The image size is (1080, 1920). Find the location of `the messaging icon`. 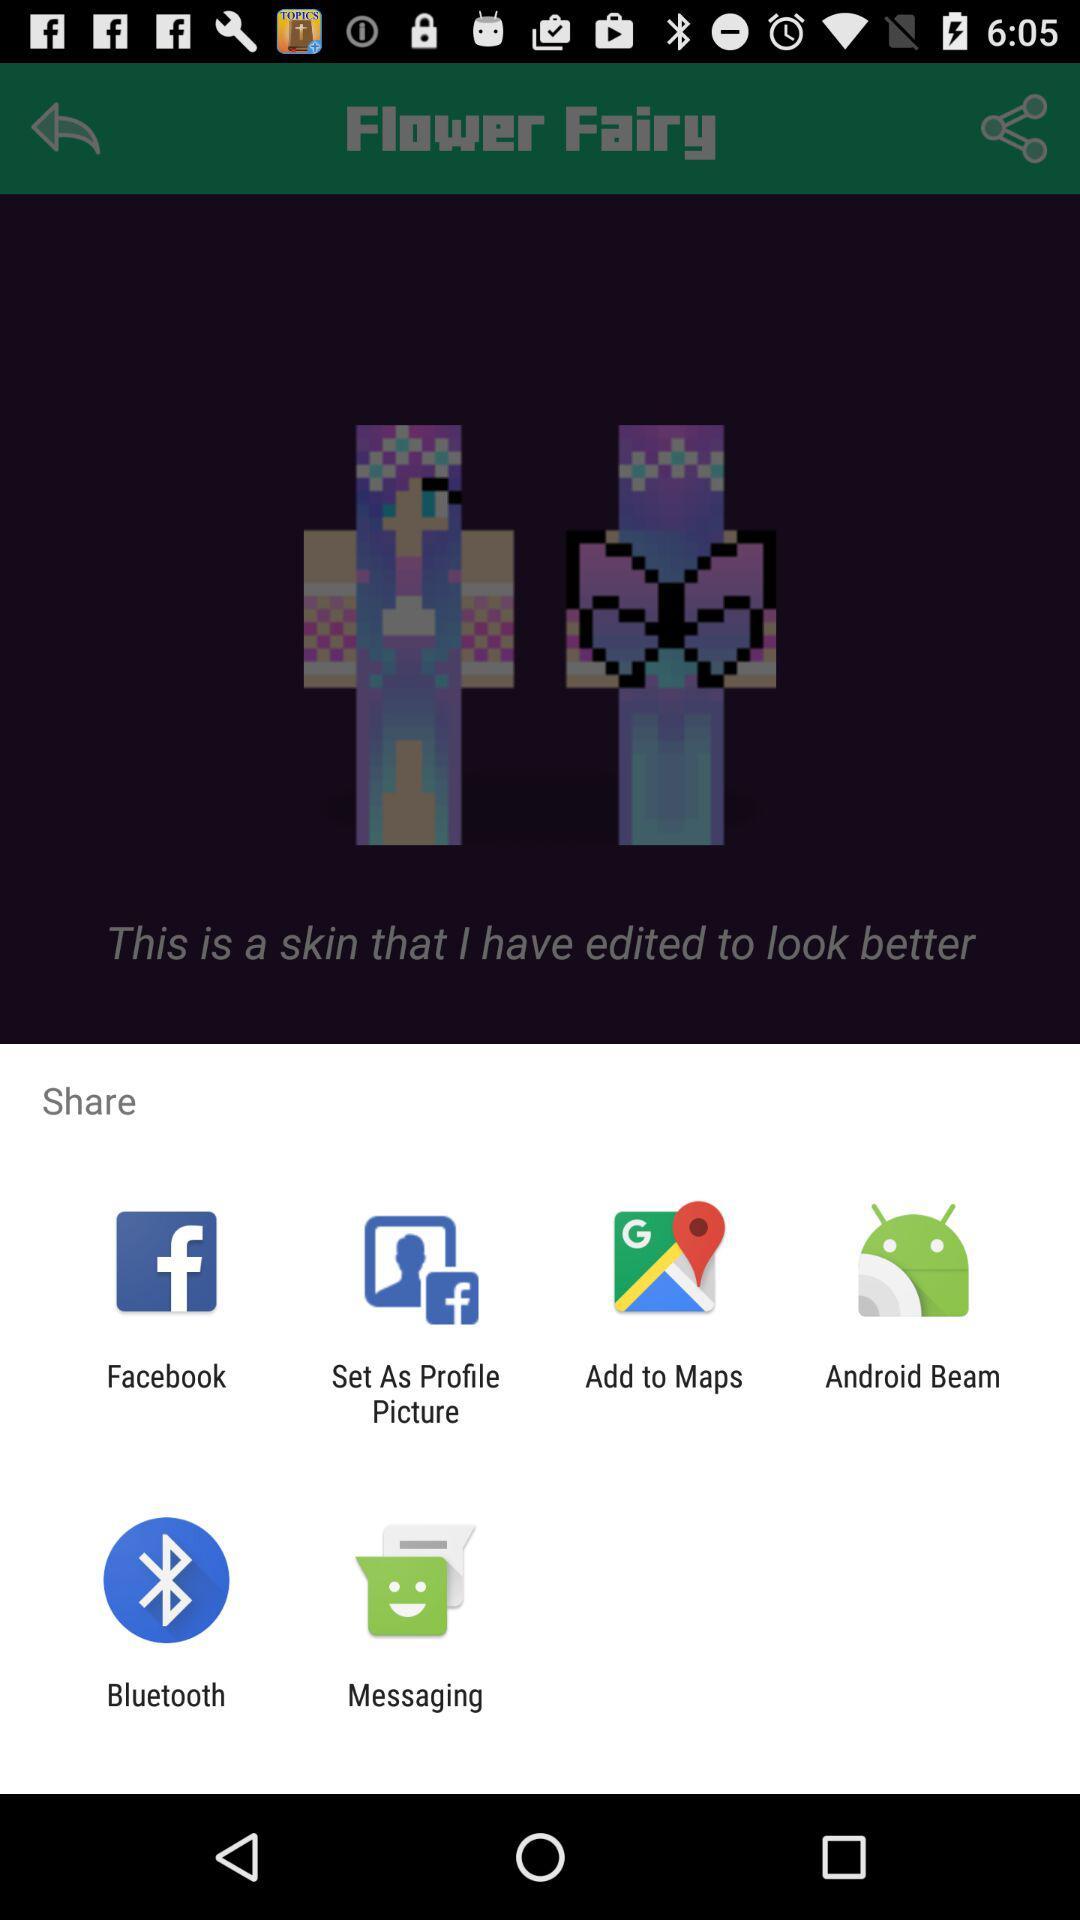

the messaging icon is located at coordinates (414, 1711).